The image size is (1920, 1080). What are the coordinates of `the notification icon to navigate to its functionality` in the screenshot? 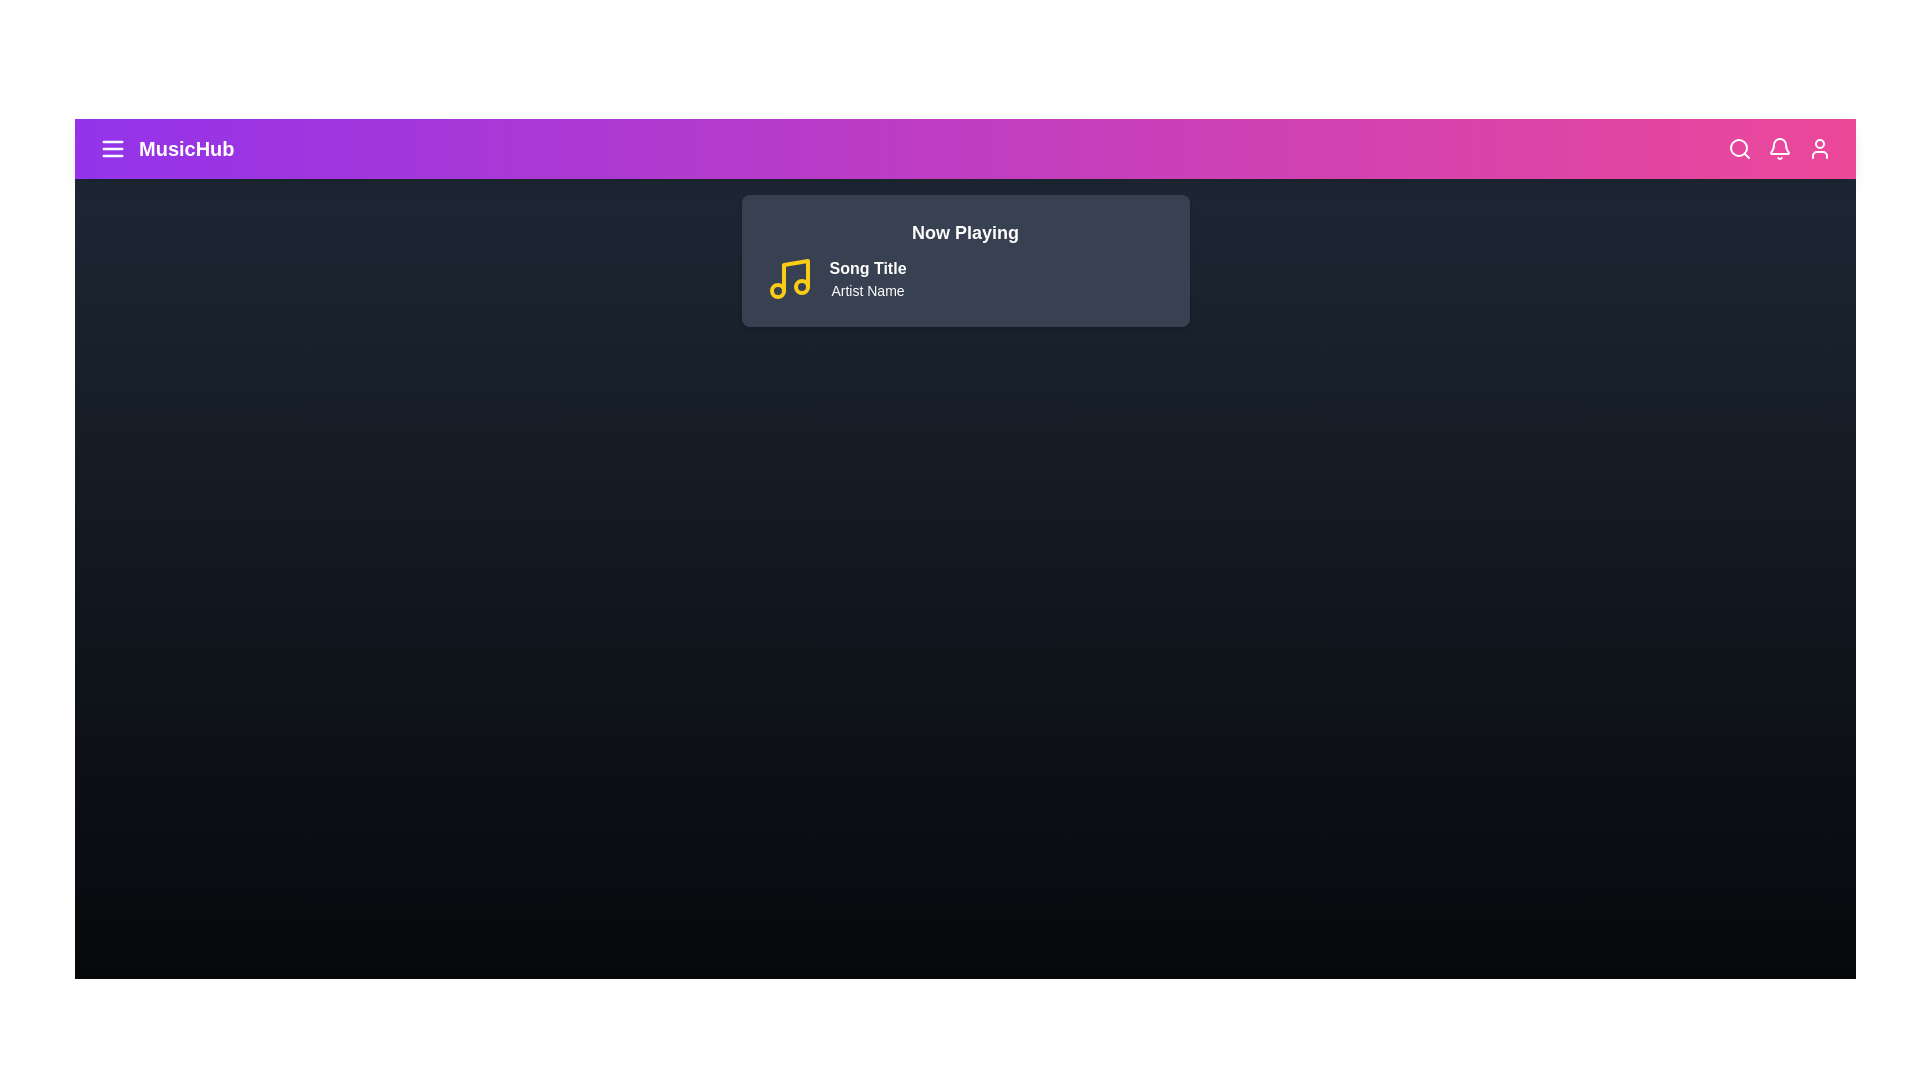 It's located at (1780, 148).